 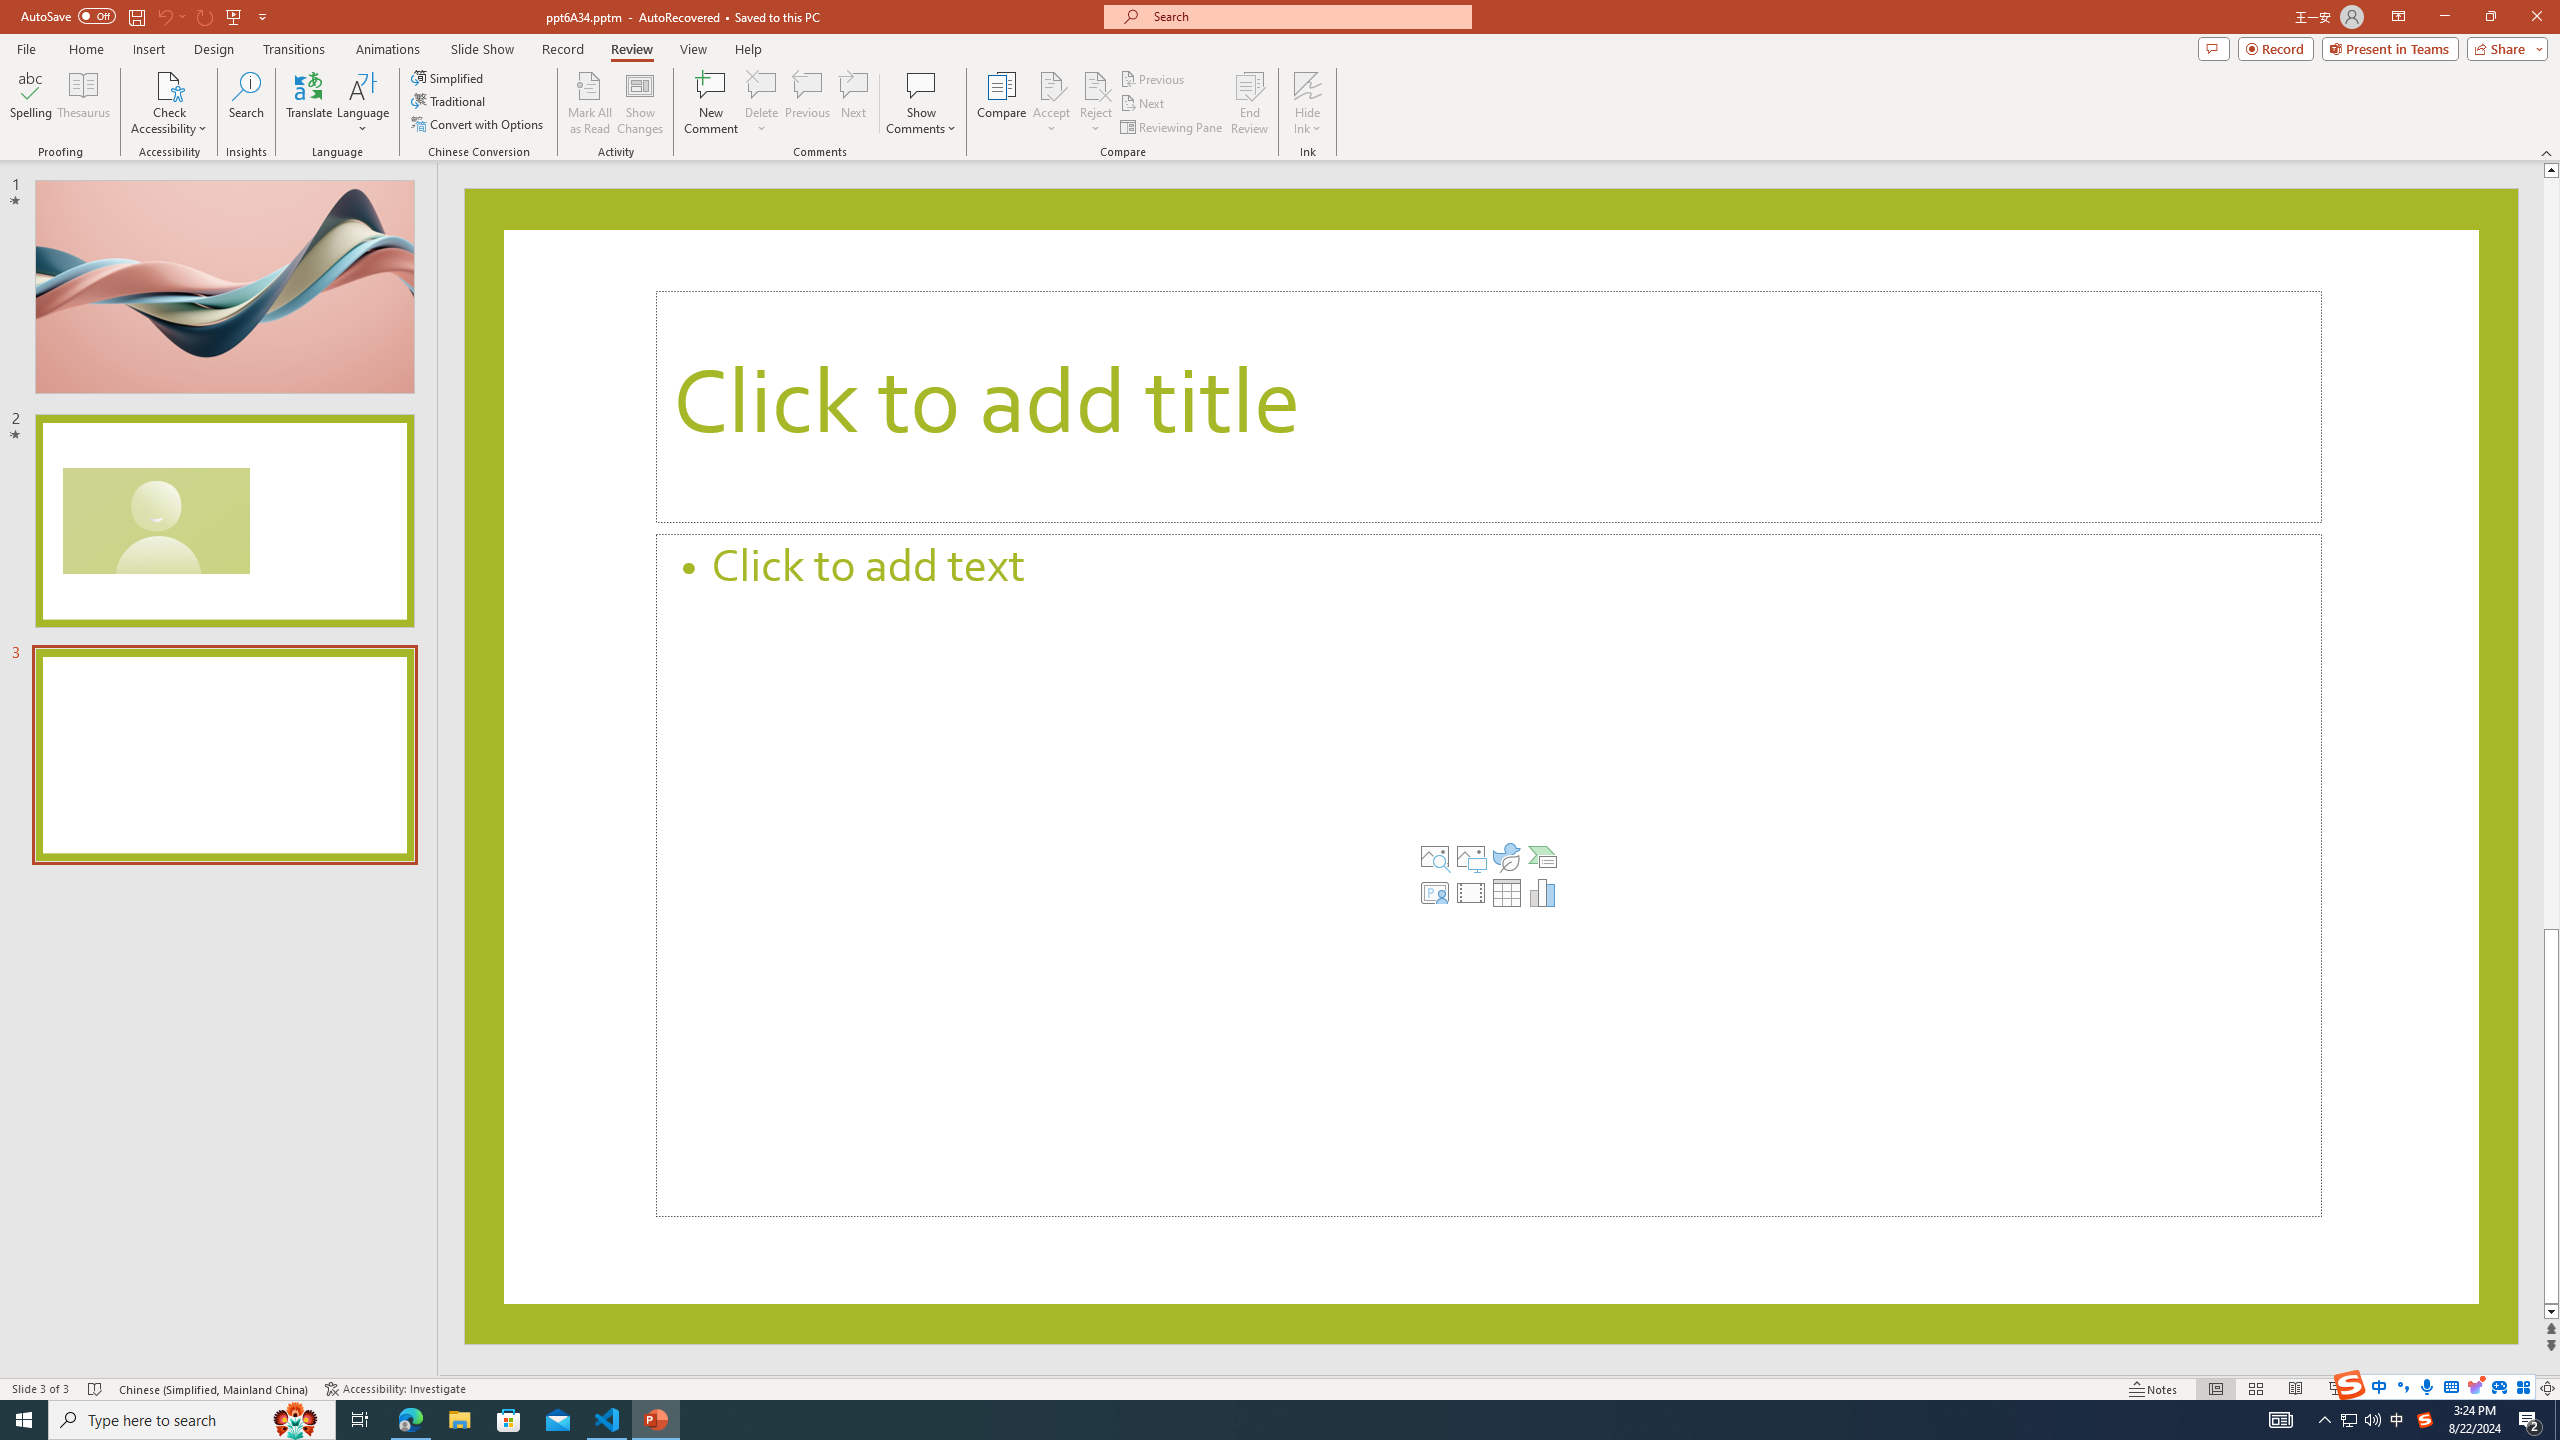 I want to click on 'Reviewing Pane', so click(x=1171, y=127).